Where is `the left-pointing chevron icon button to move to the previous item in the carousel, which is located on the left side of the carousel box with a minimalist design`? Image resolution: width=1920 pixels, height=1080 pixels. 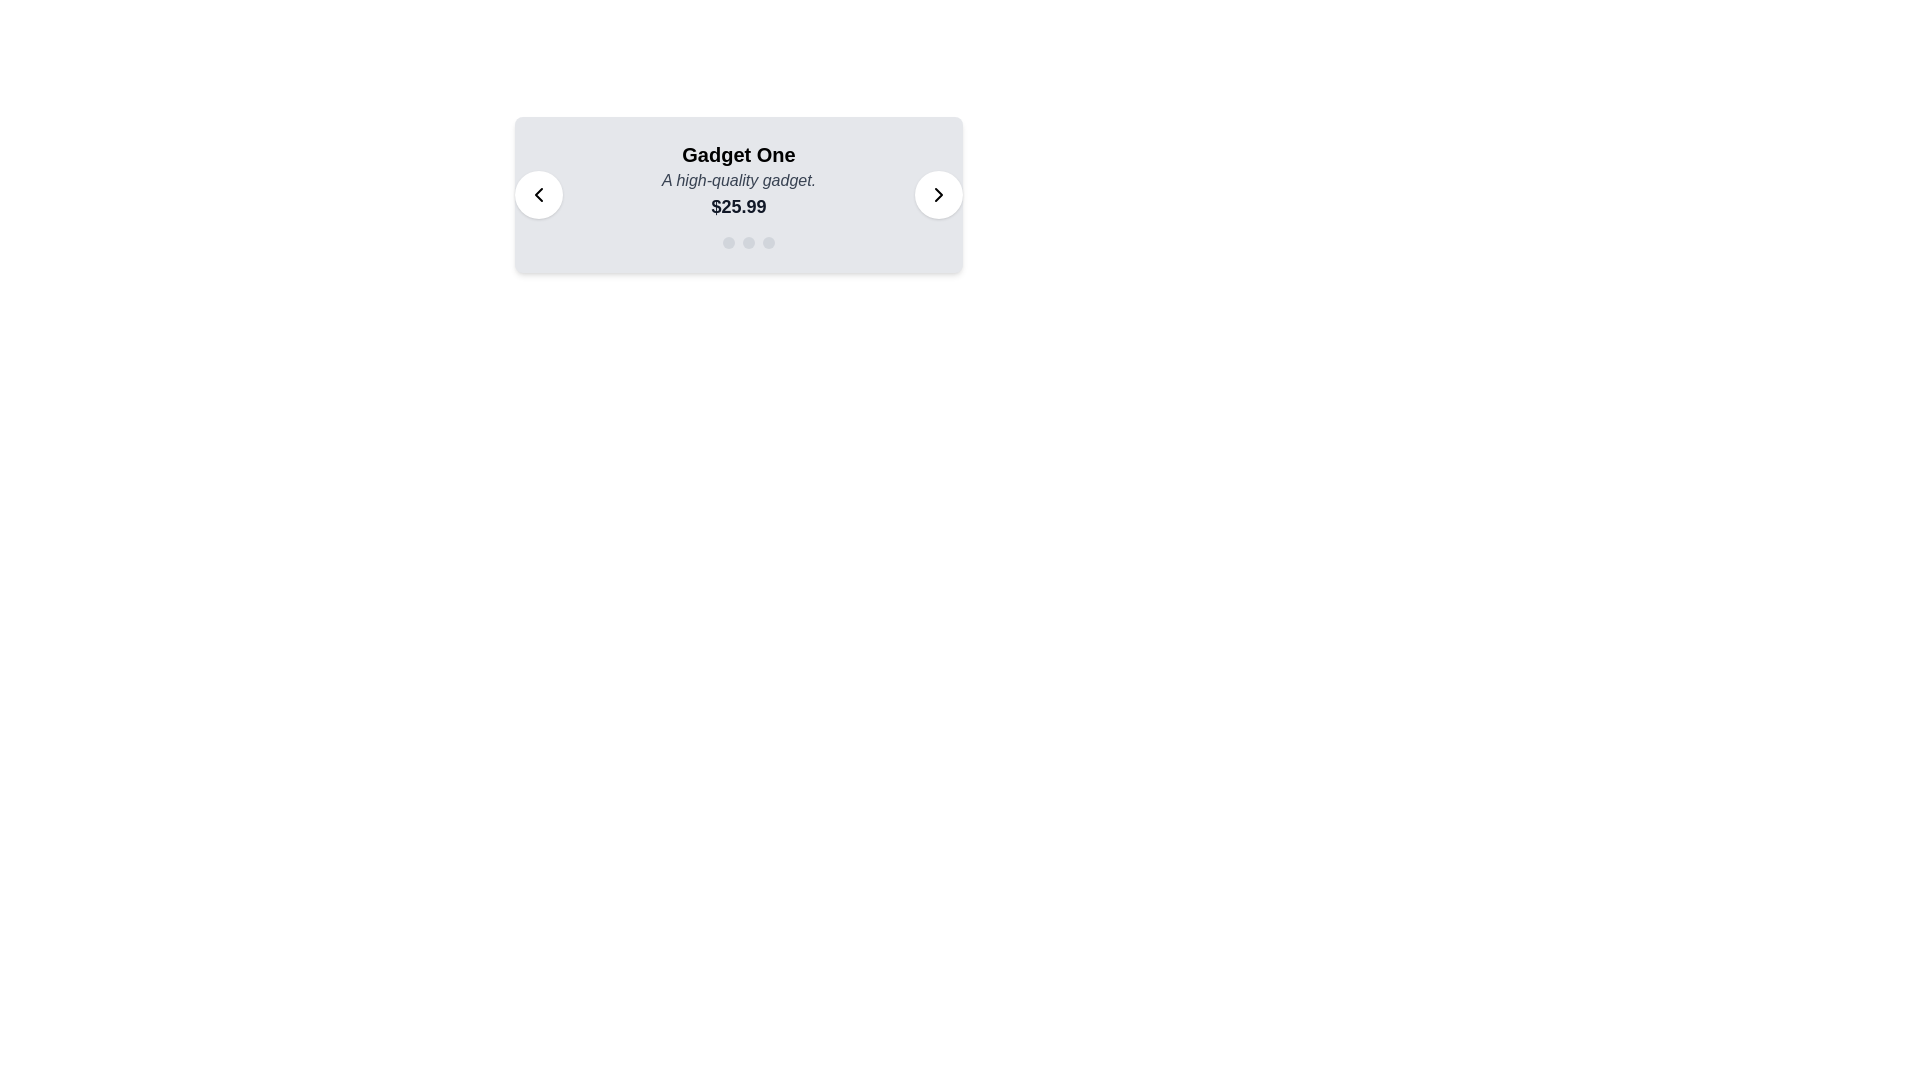
the left-pointing chevron icon button to move to the previous item in the carousel, which is located on the left side of the carousel box with a minimalist design is located at coordinates (538, 195).